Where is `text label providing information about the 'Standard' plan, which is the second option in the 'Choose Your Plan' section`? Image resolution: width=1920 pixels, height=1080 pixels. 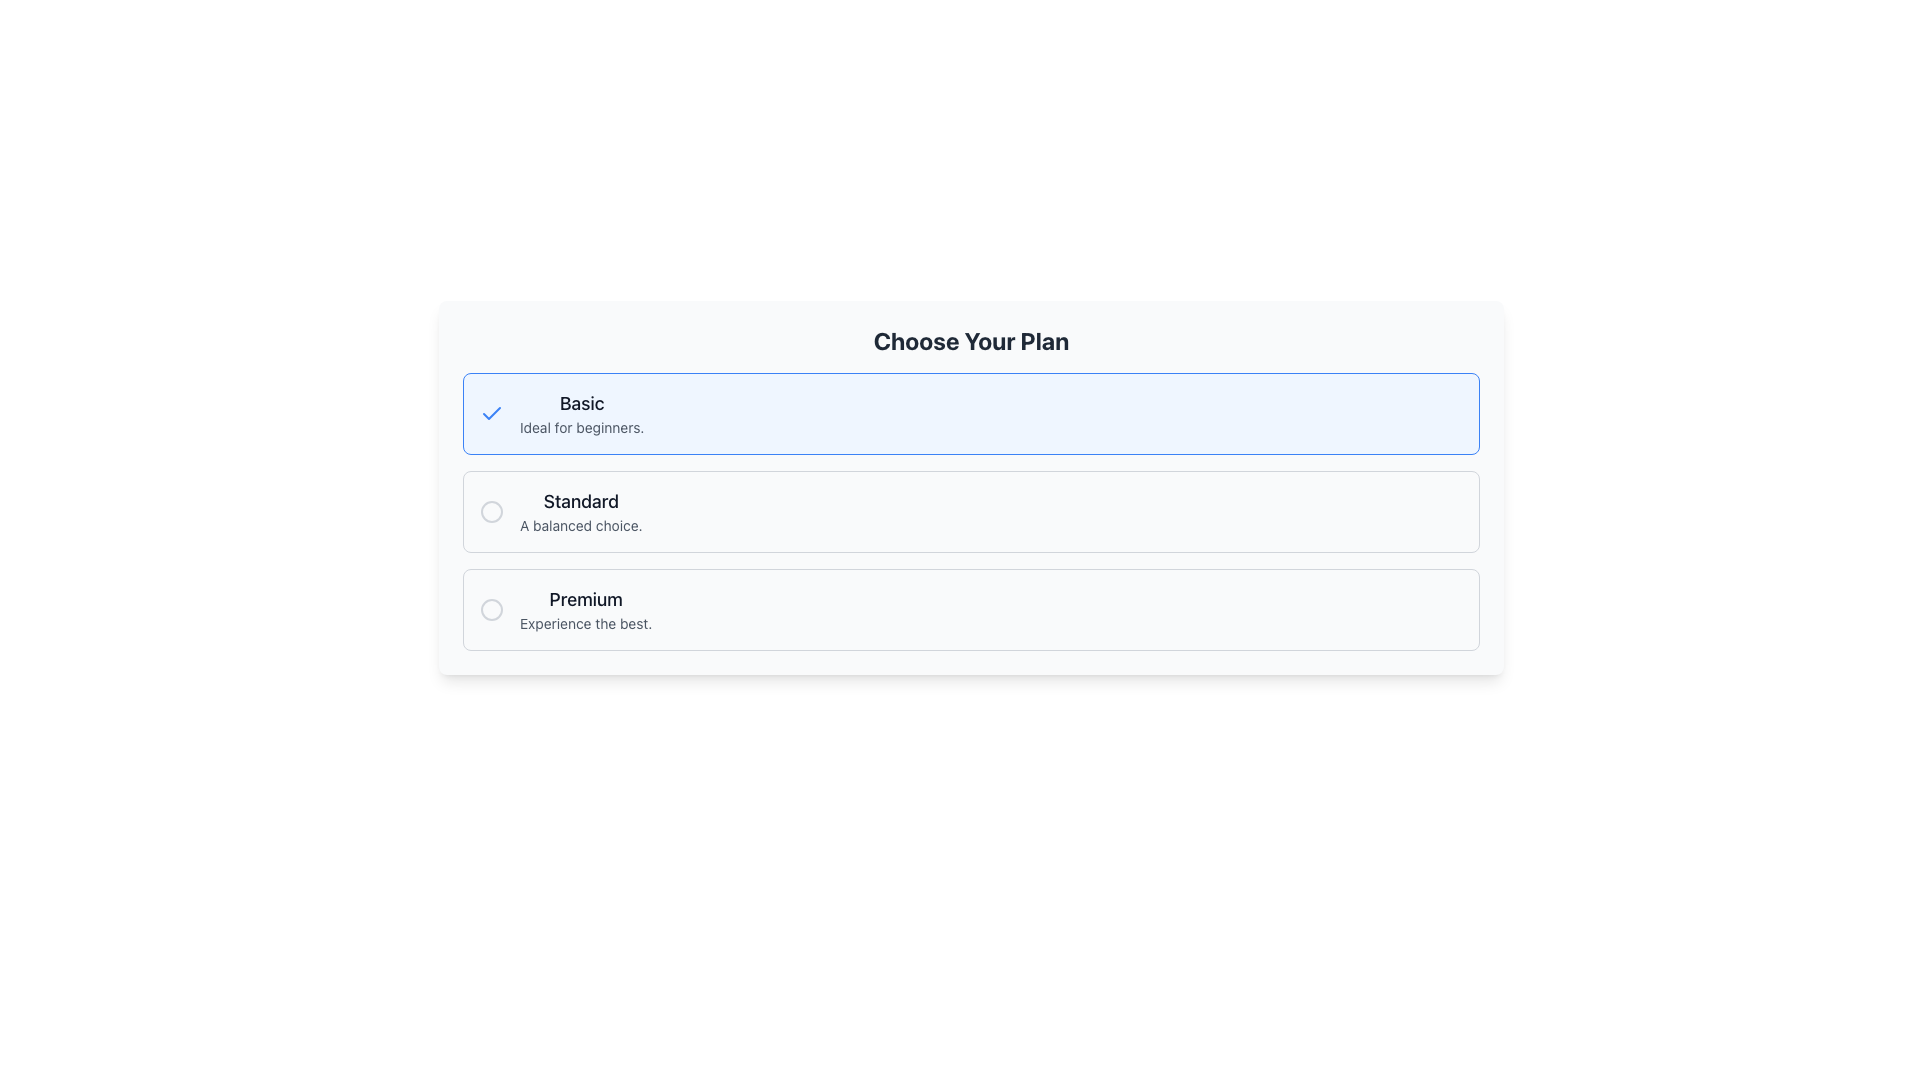 text label providing information about the 'Standard' plan, which is the second option in the 'Choose Your Plan' section is located at coordinates (580, 511).